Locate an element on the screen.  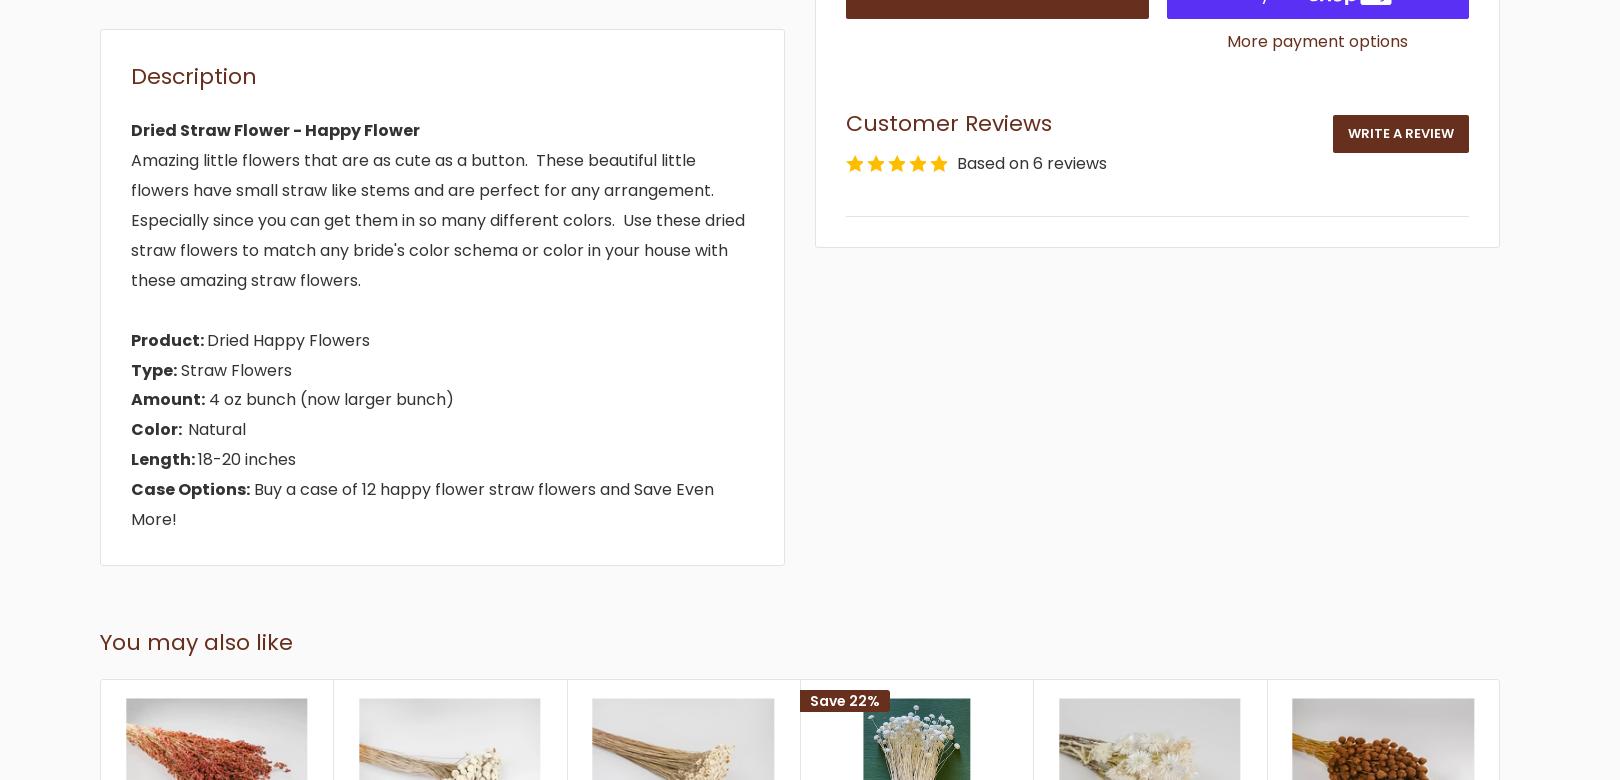
'Dried Happy Flowers' is located at coordinates (287, 338).